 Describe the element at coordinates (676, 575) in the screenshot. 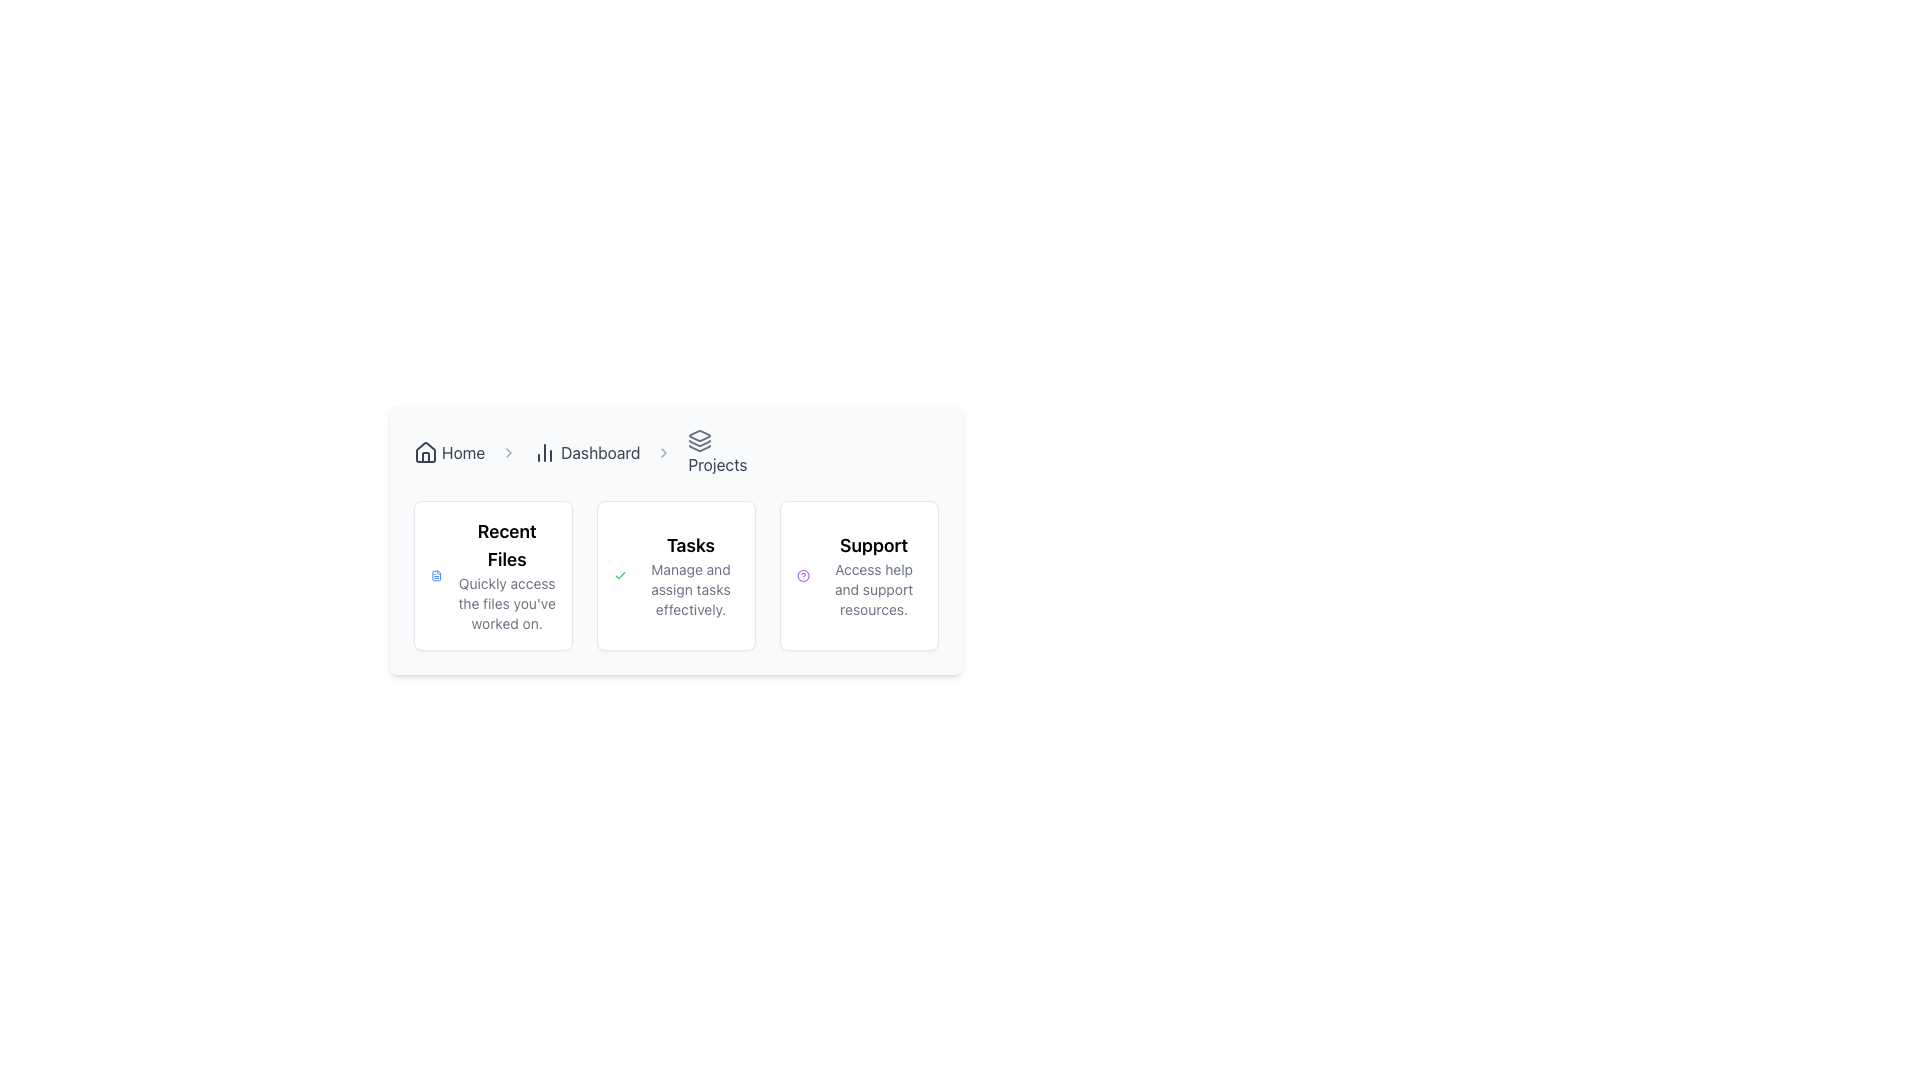

I see `the 'Tasks' section of the Grid Layout to manage and assign tasks effectively` at that location.